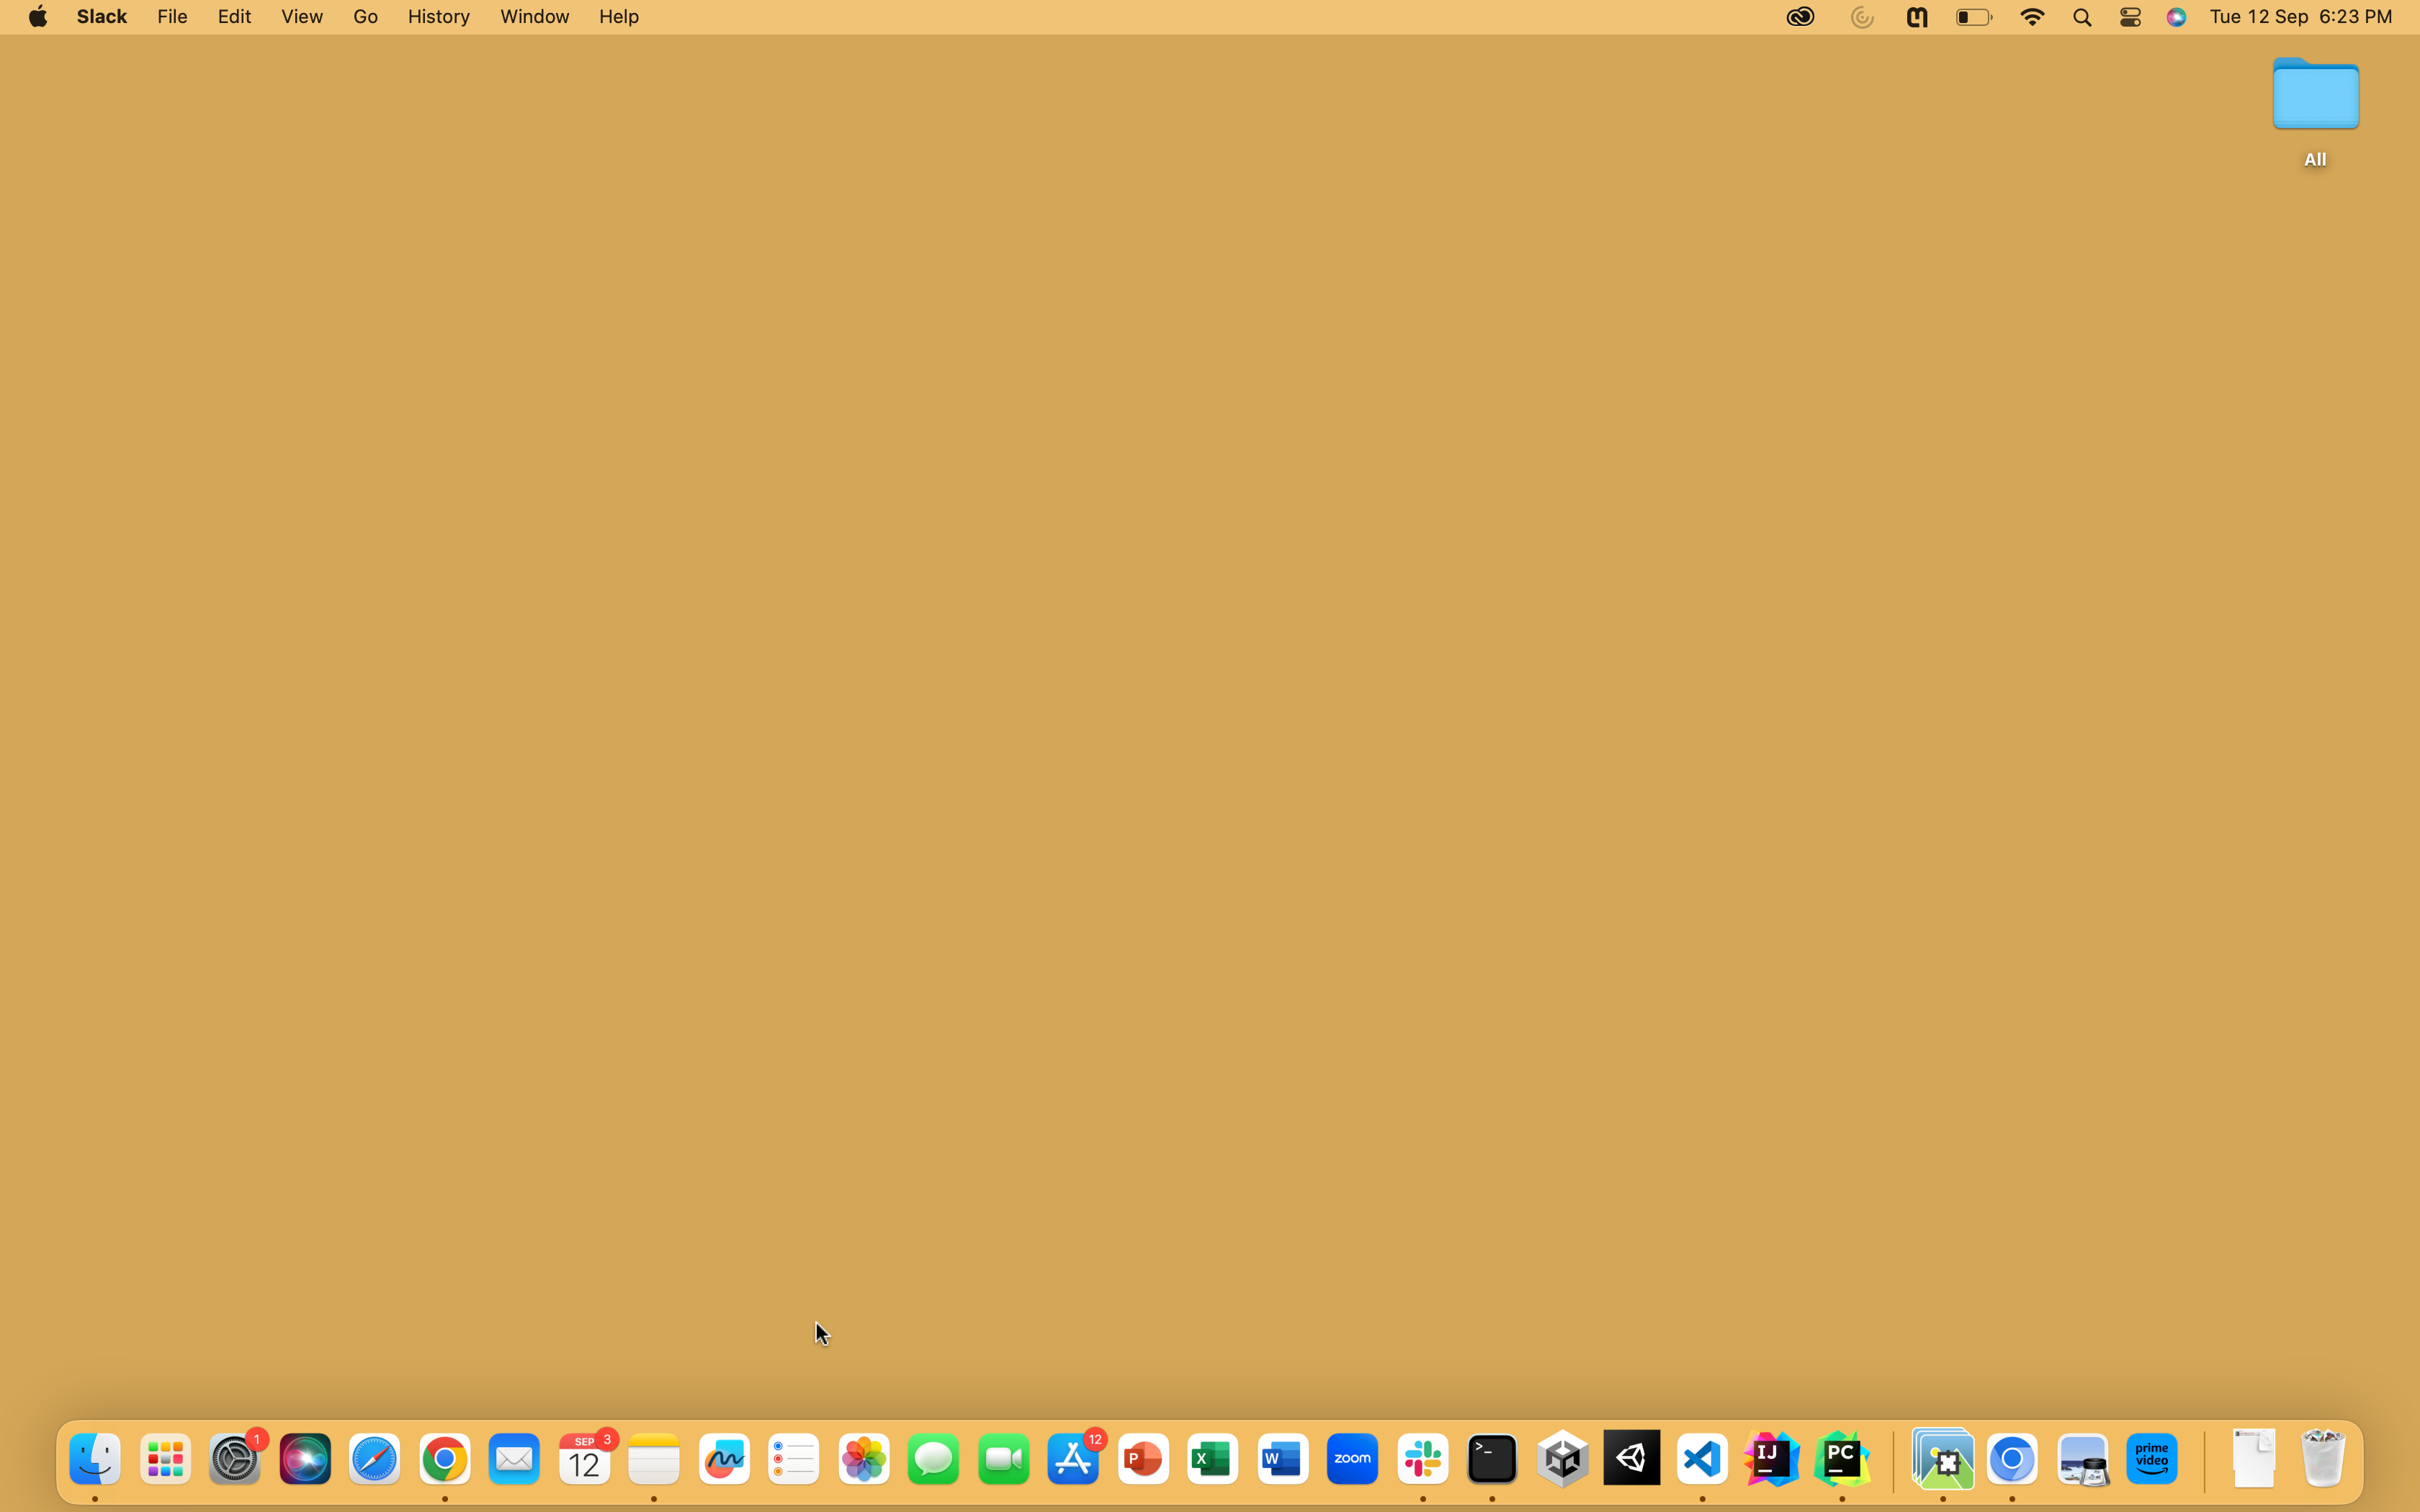  Describe the element at coordinates (2081, 17) in the screenshot. I see `Through the search feature, identify and open the Calculator App` at that location.